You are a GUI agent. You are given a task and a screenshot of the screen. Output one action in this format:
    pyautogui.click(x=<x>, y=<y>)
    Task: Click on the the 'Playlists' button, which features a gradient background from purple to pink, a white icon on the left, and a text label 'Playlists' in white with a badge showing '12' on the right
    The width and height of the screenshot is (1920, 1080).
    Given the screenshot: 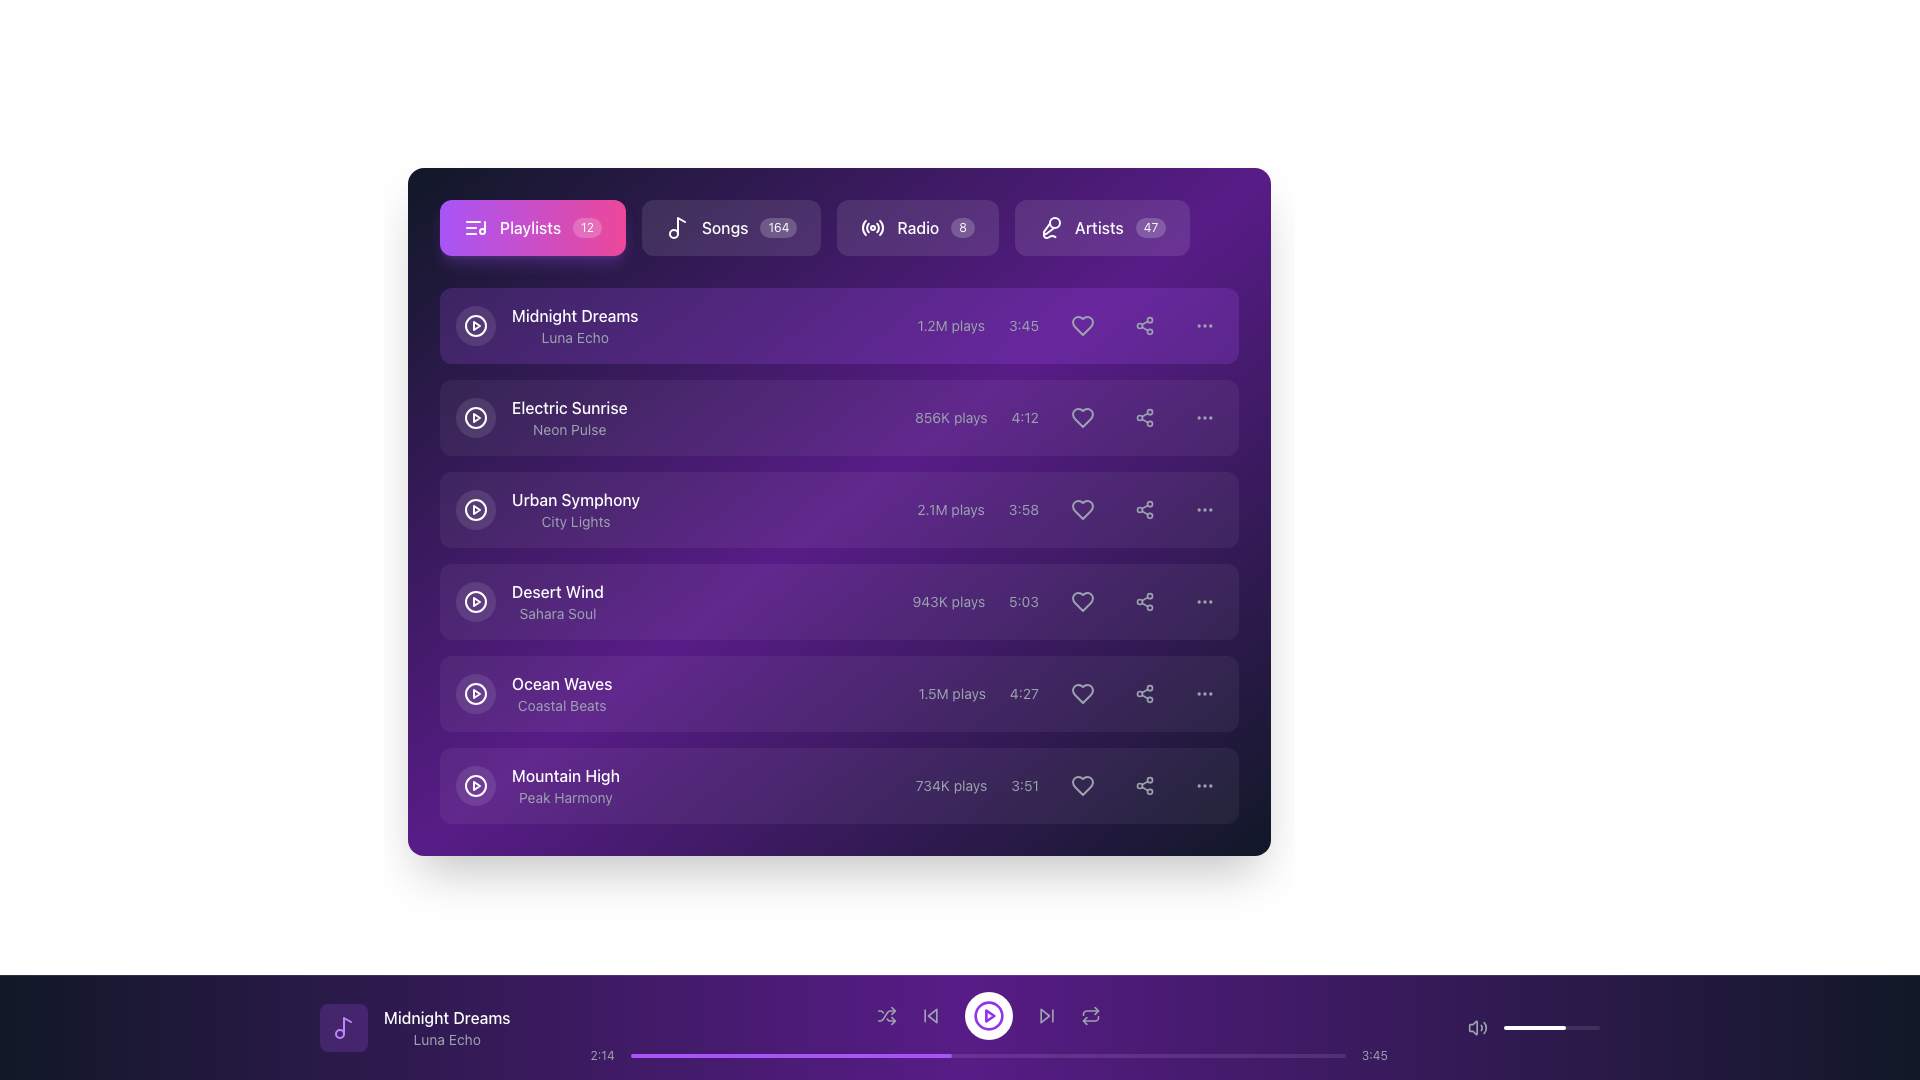 What is the action you would take?
    pyautogui.click(x=532, y=226)
    